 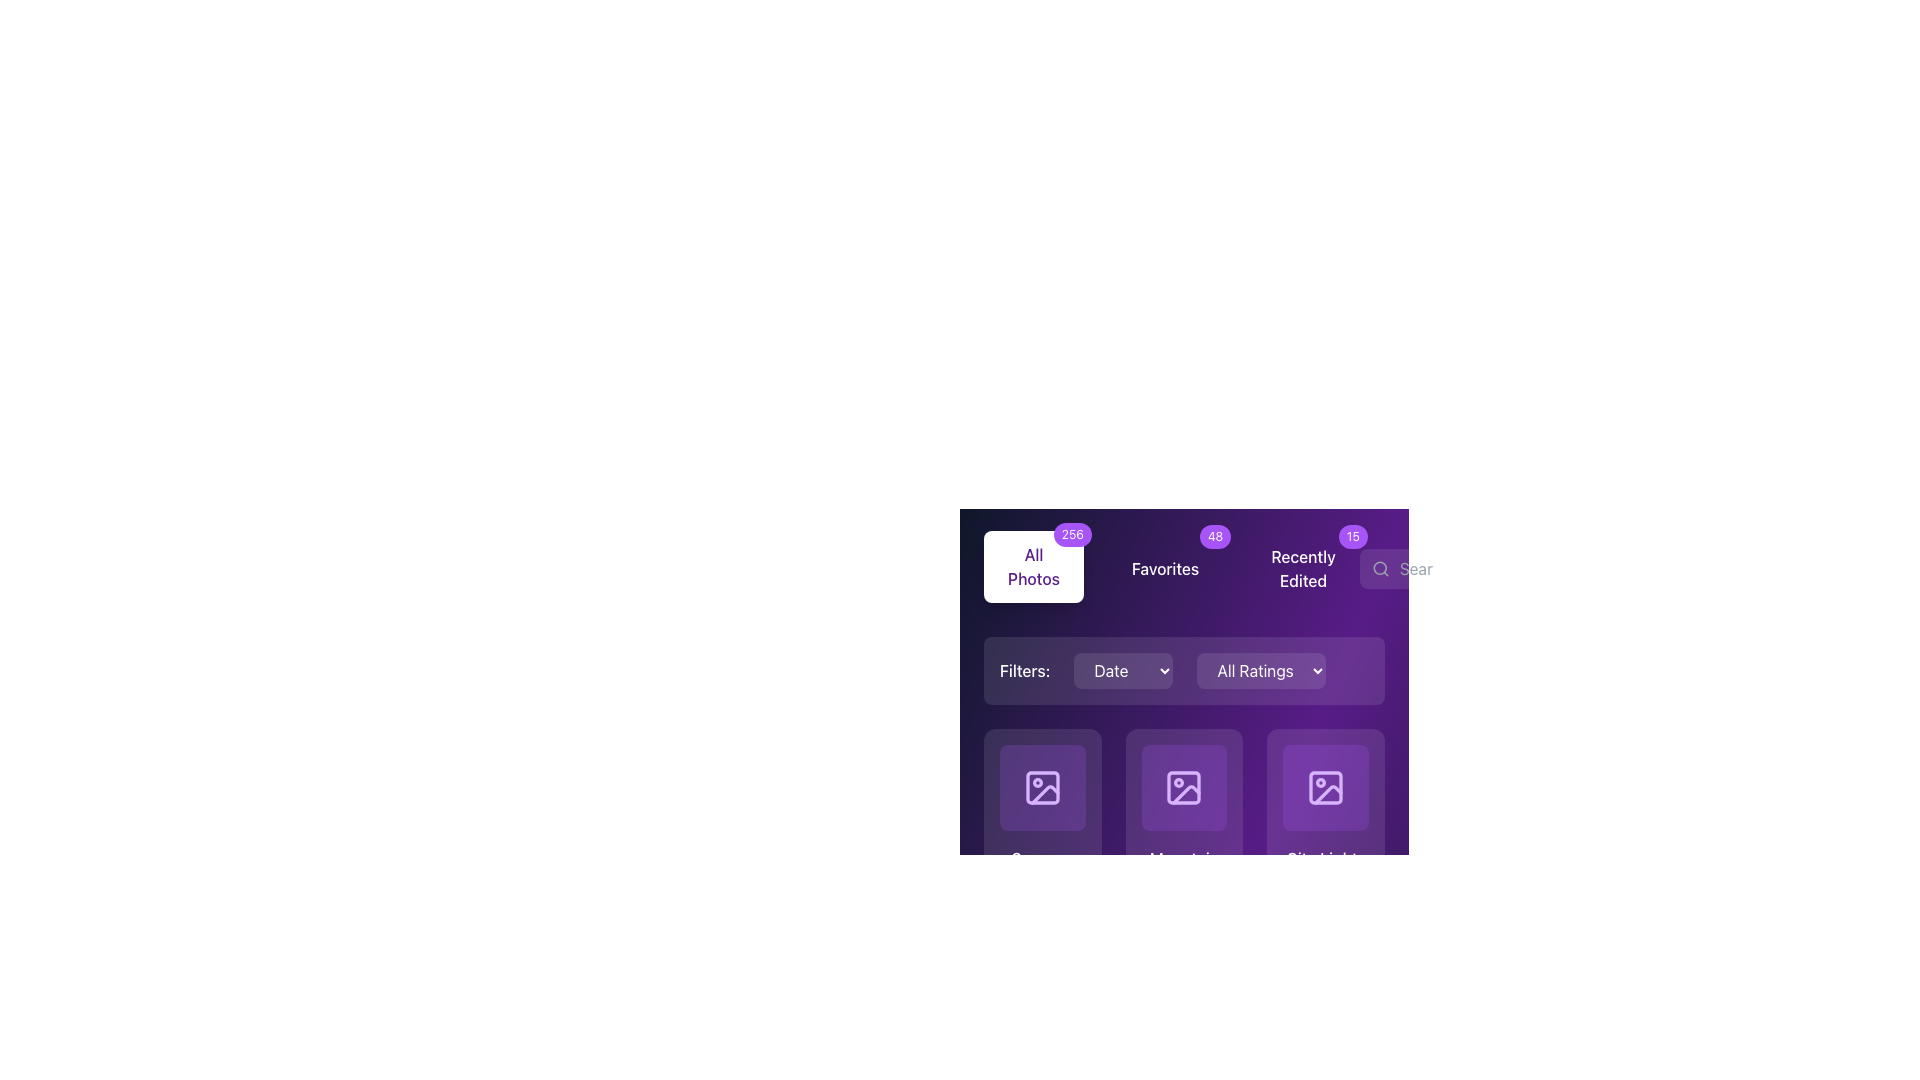 What do you see at coordinates (1379, 569) in the screenshot?
I see `the search icon located to the left of the 'Search photos...' input field to focus on the search field` at bounding box center [1379, 569].